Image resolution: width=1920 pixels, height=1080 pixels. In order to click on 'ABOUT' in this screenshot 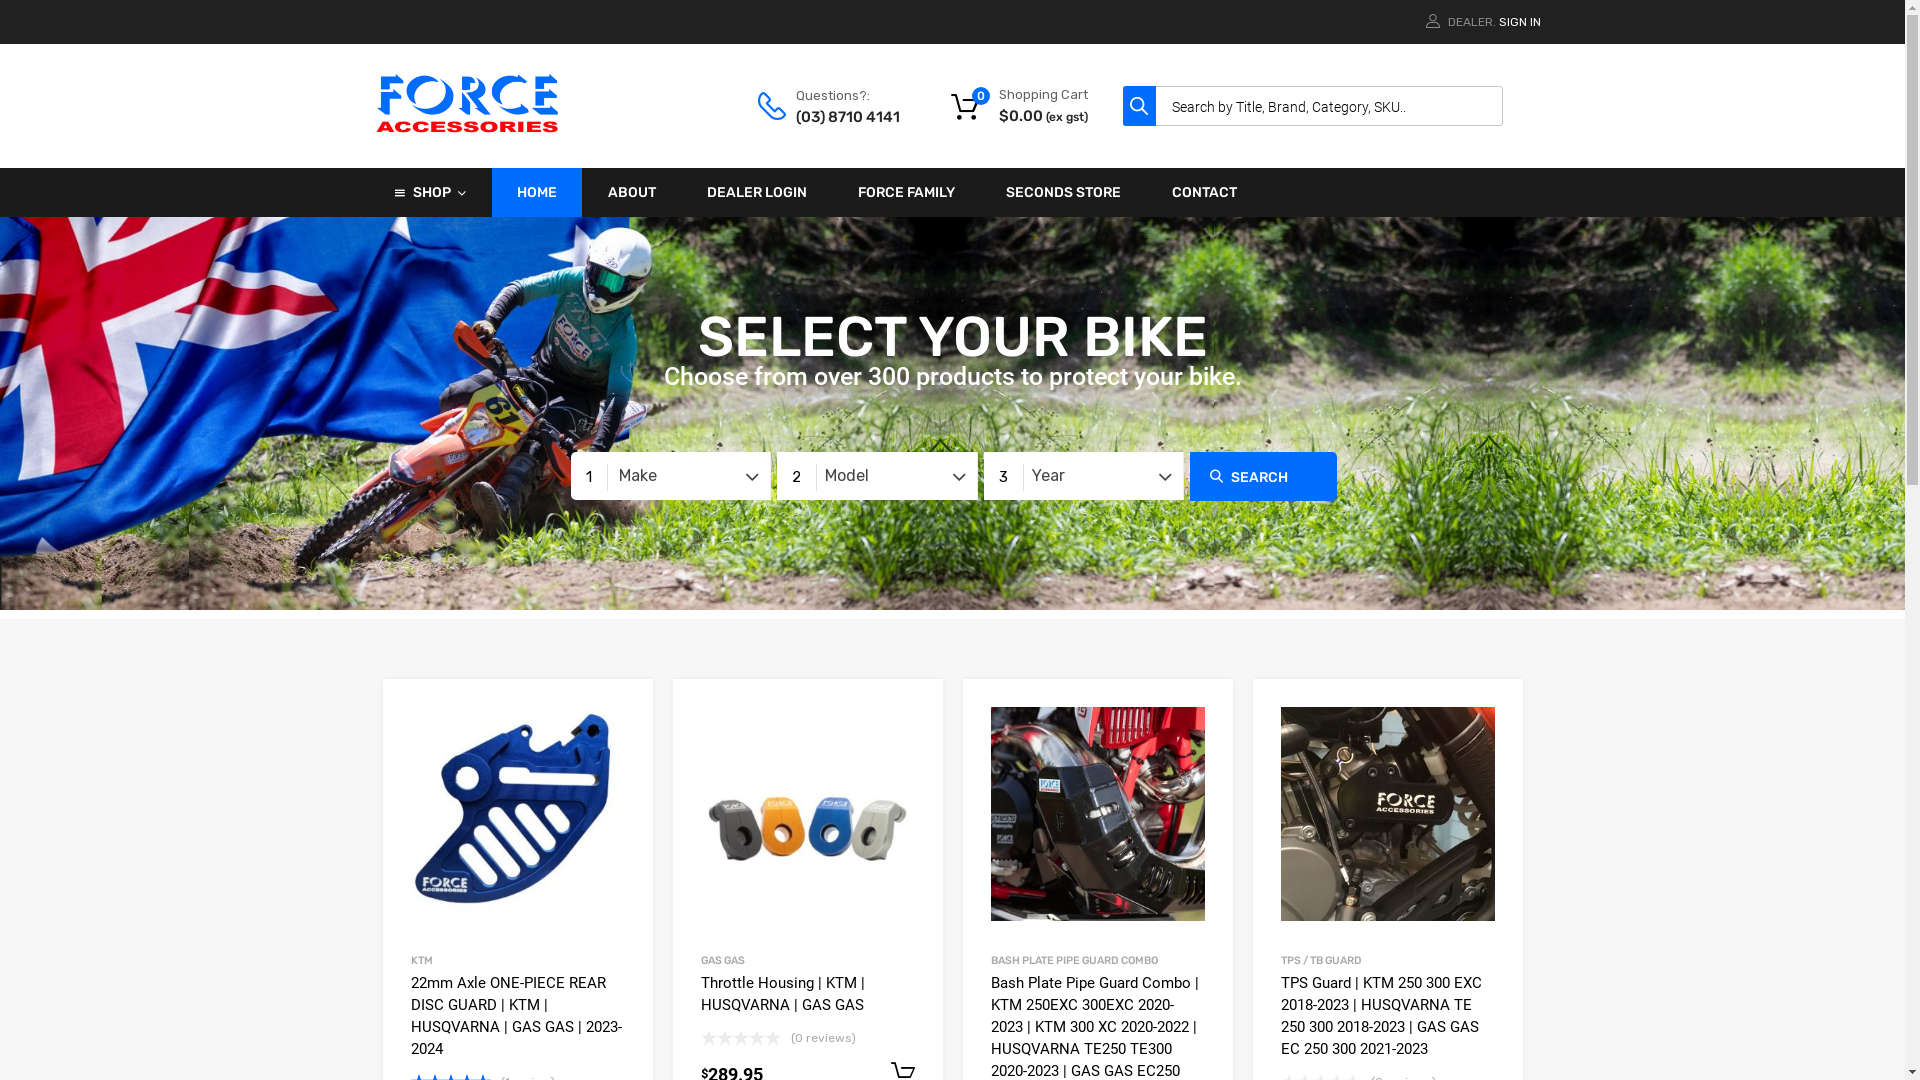, I will do `click(630, 192)`.